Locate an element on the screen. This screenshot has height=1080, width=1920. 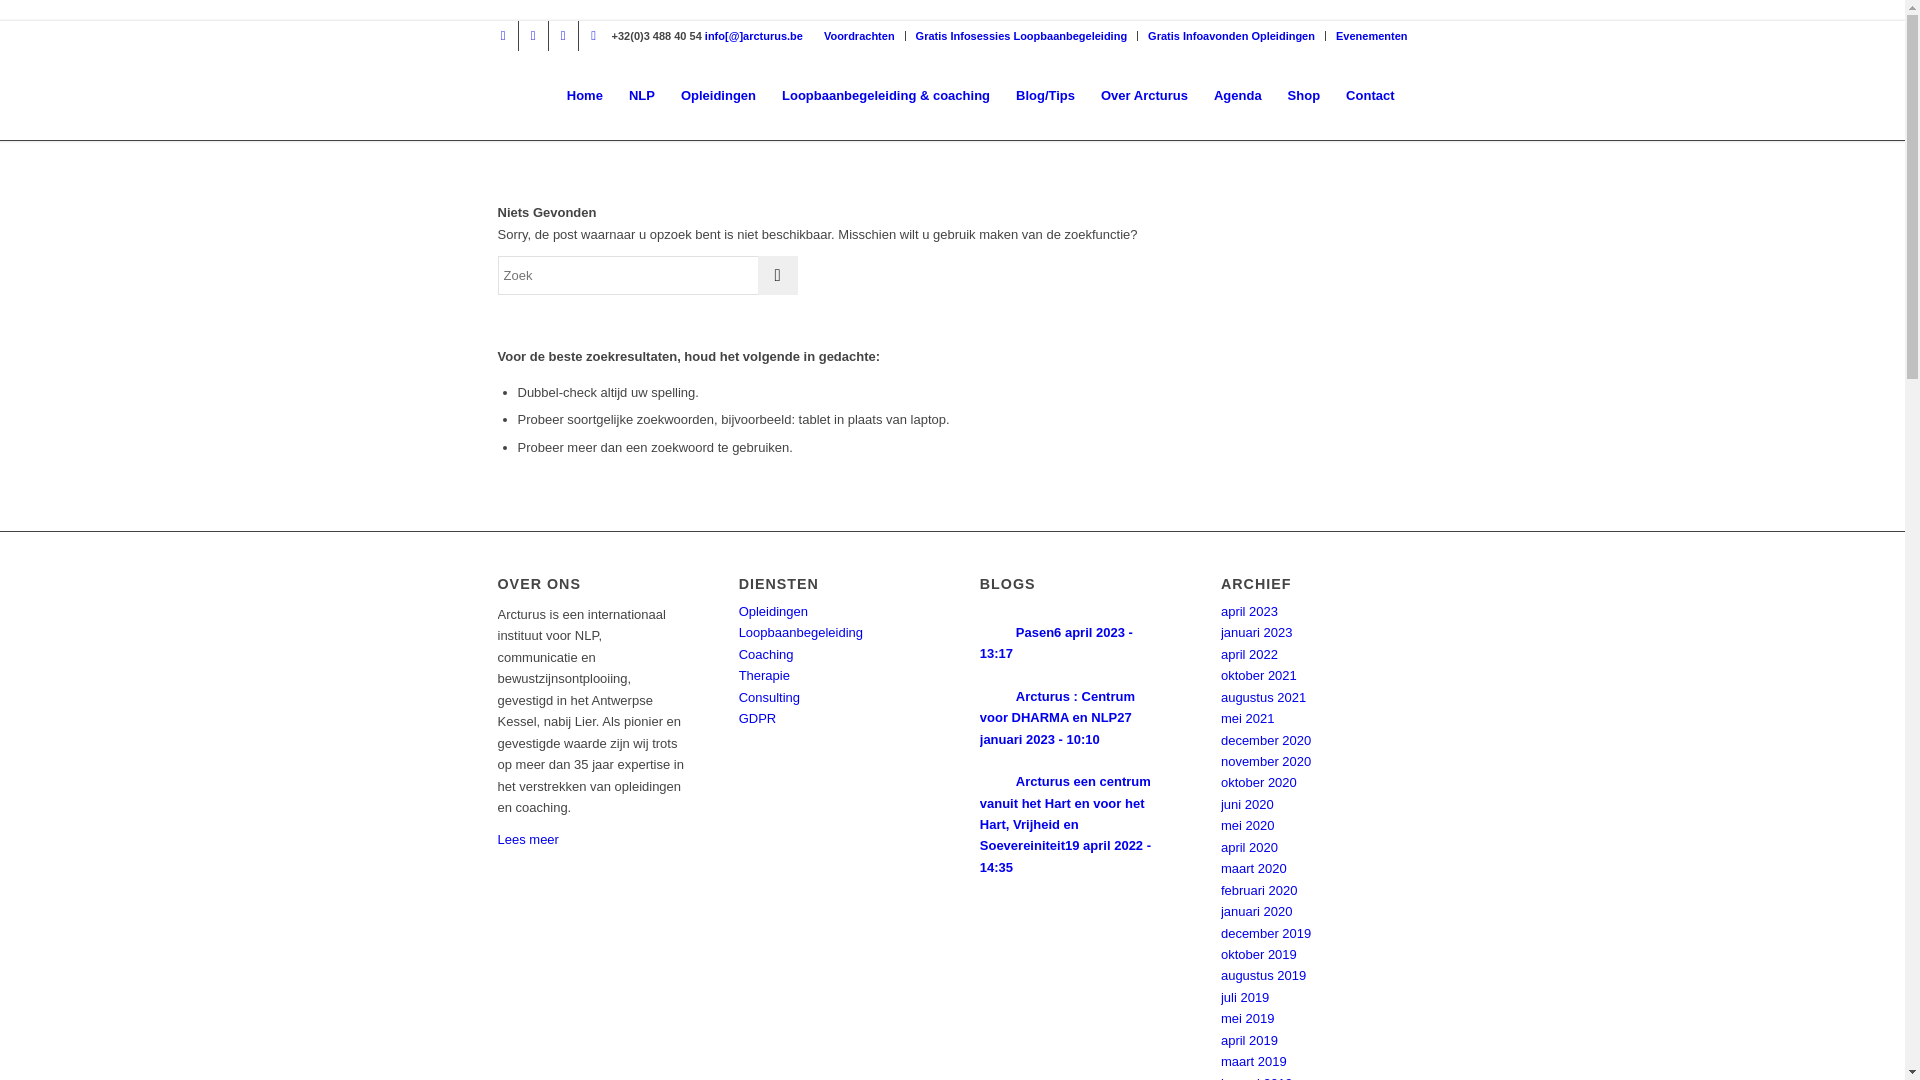
'maart 2020' is located at coordinates (1252, 867).